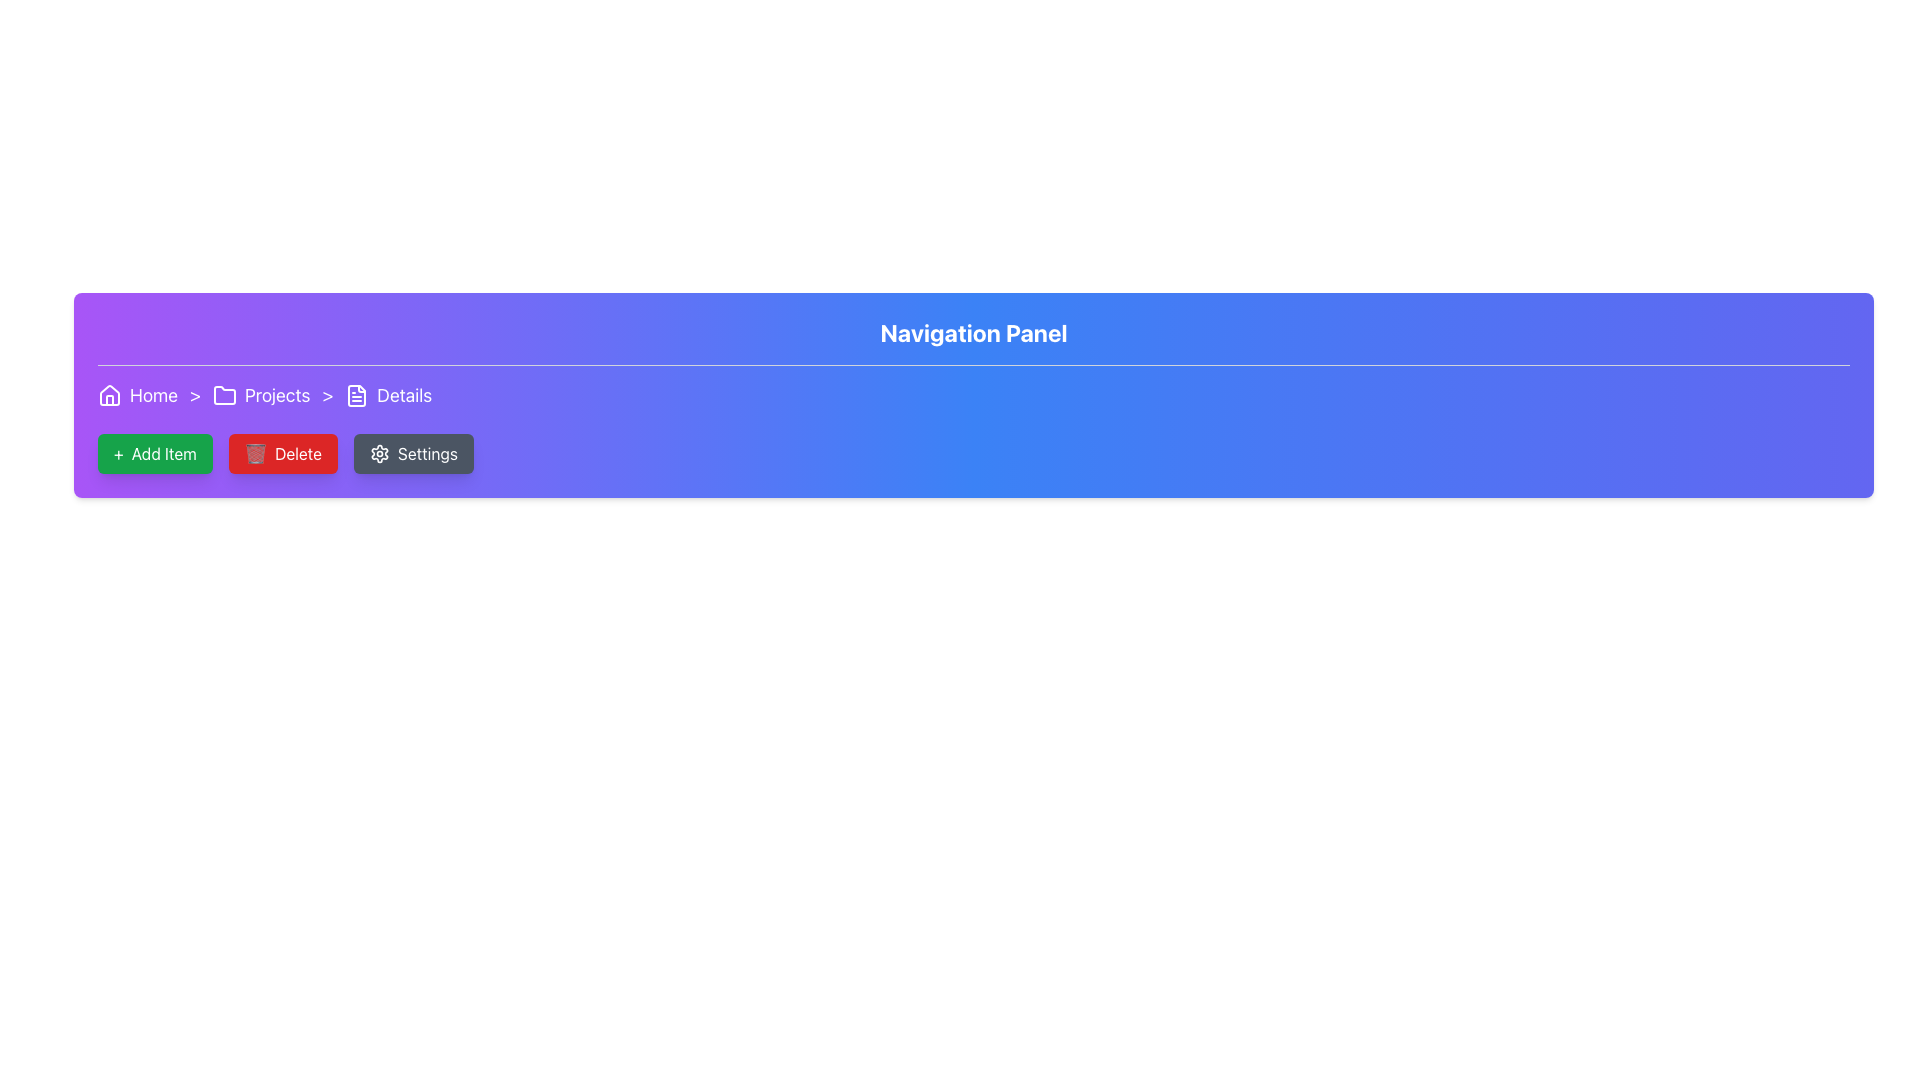  Describe the element at coordinates (195, 396) in the screenshot. I see `the rightward-facing arrow symbol '>' in the breadcrumb navigation, positioned between 'Home' and 'Projects', which is displayed in white on a vibrant gradient background` at that location.